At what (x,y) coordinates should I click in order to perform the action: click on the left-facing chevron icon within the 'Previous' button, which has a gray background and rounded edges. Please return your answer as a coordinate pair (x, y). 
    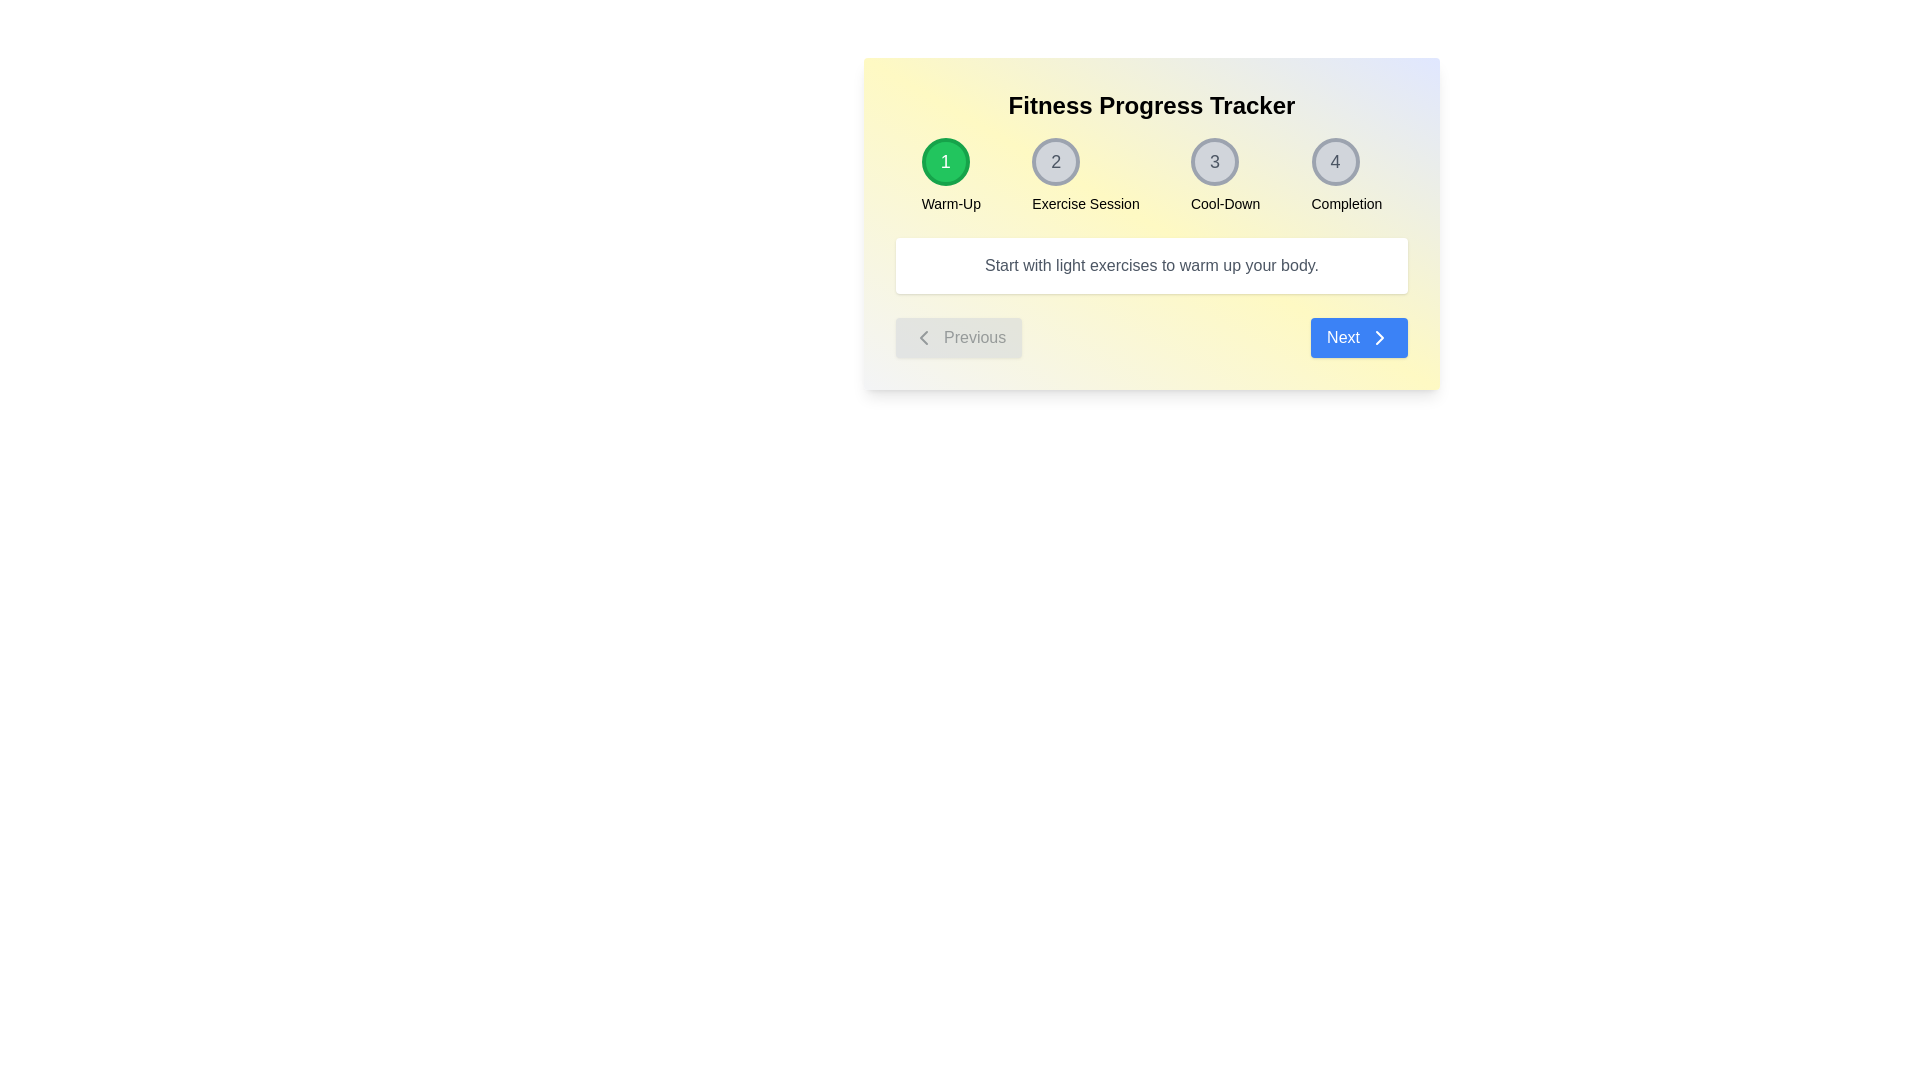
    Looking at the image, I should click on (923, 337).